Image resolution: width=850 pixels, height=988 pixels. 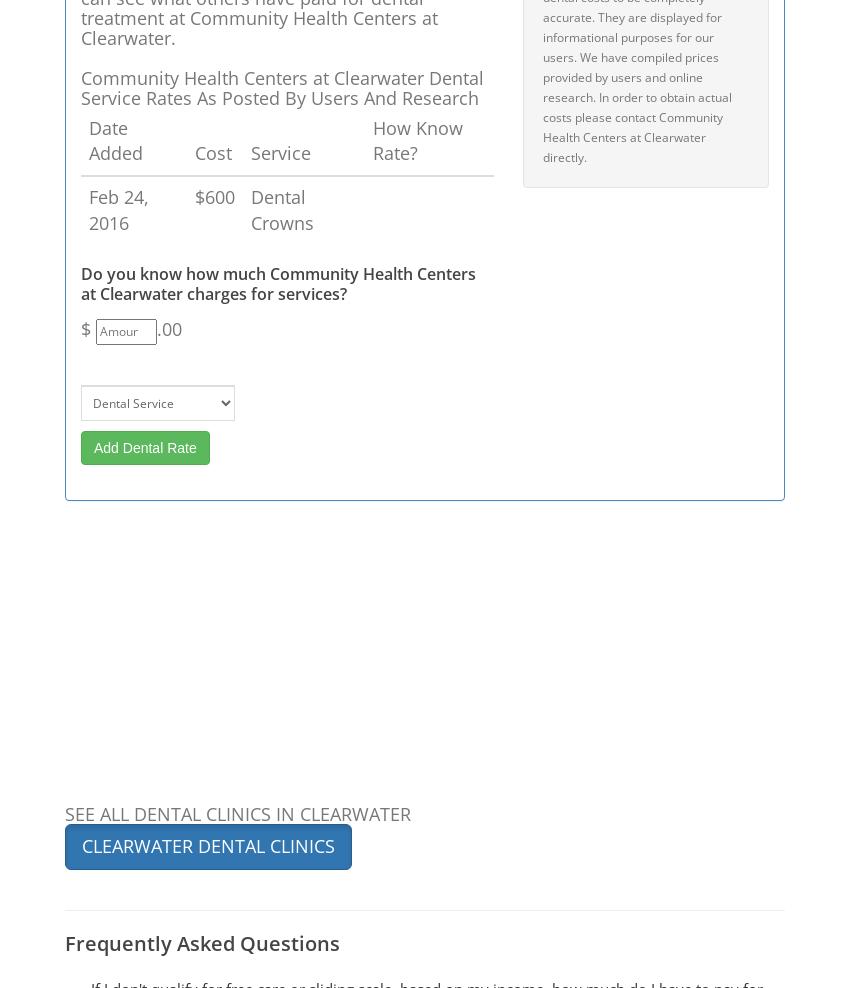 What do you see at coordinates (118, 209) in the screenshot?
I see `'Feb 24, 2016'` at bounding box center [118, 209].